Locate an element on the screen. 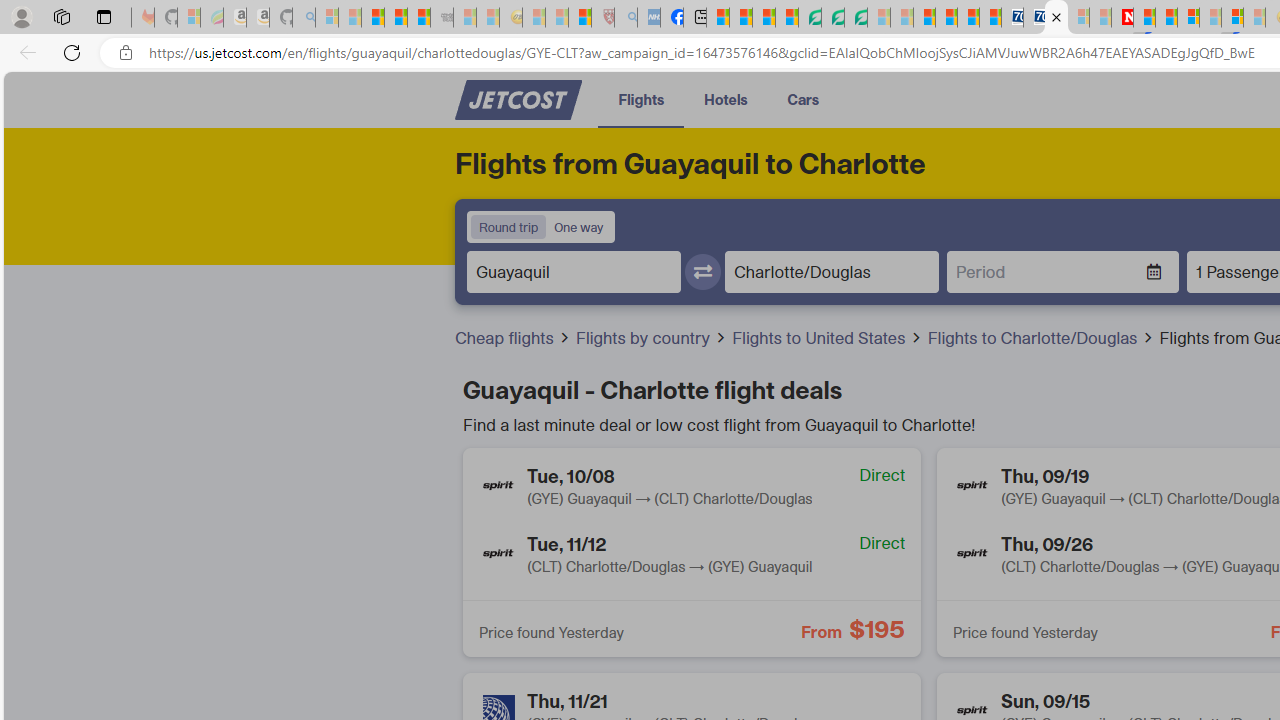 This screenshot has width=1280, height=720. 'LendingTree - Compare Lenders' is located at coordinates (809, 17).